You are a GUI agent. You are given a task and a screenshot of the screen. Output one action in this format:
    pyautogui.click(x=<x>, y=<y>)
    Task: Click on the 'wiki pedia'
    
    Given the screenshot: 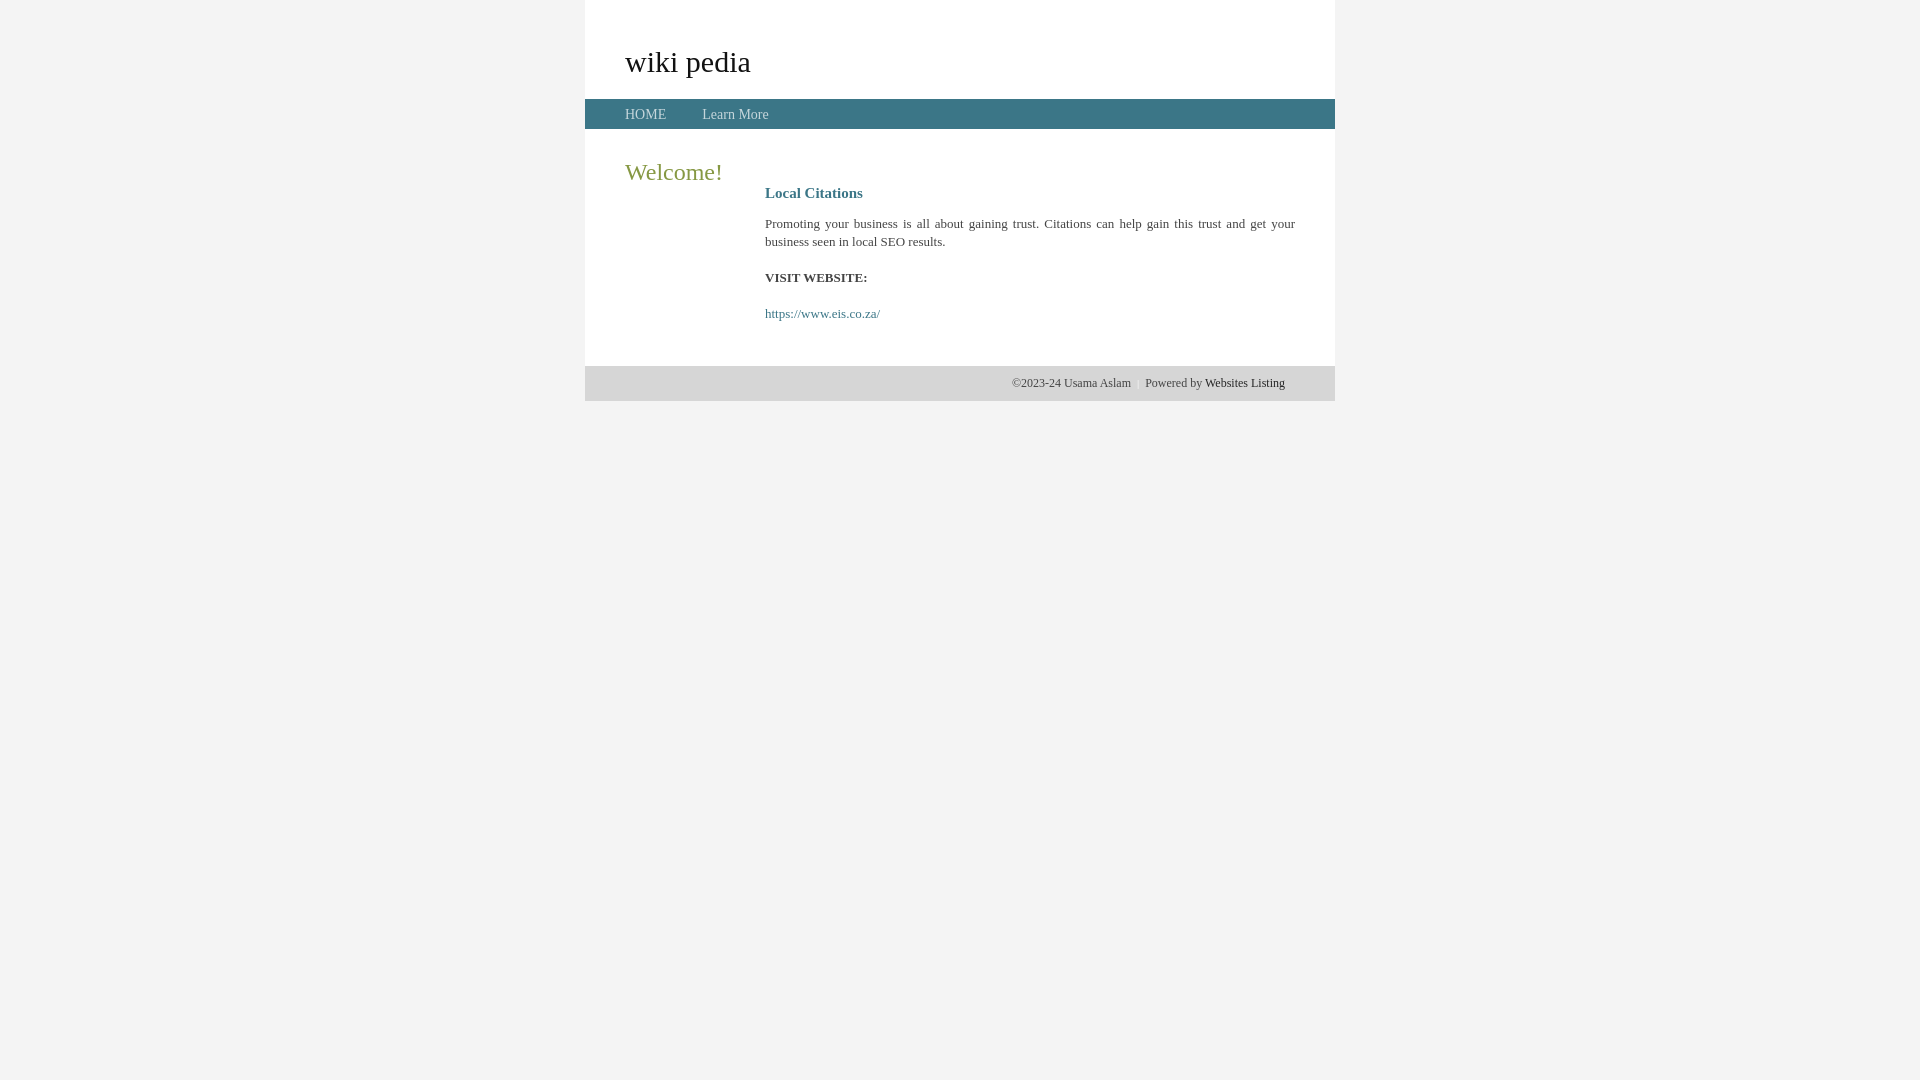 What is the action you would take?
    pyautogui.click(x=687, y=60)
    